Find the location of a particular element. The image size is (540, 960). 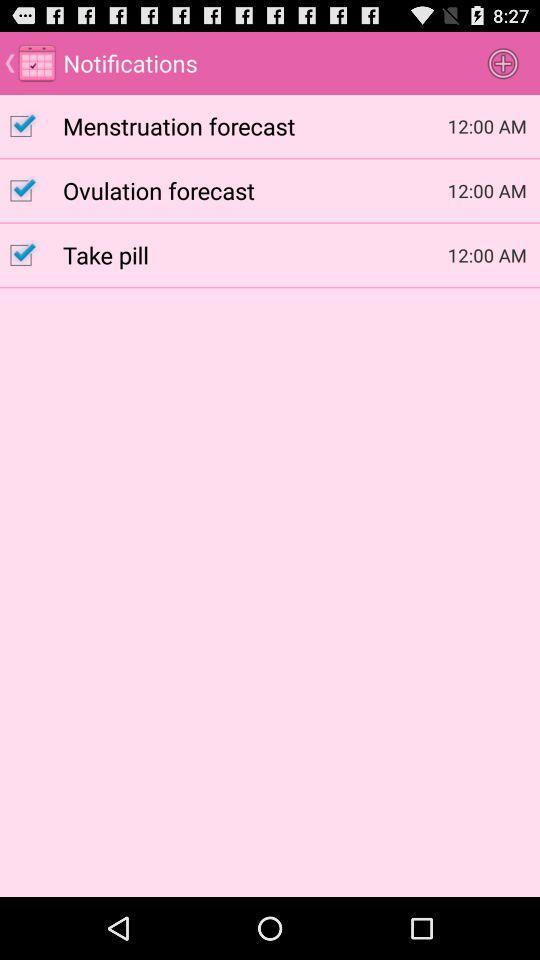

item to the left of 12:00 am item is located at coordinates (255, 124).